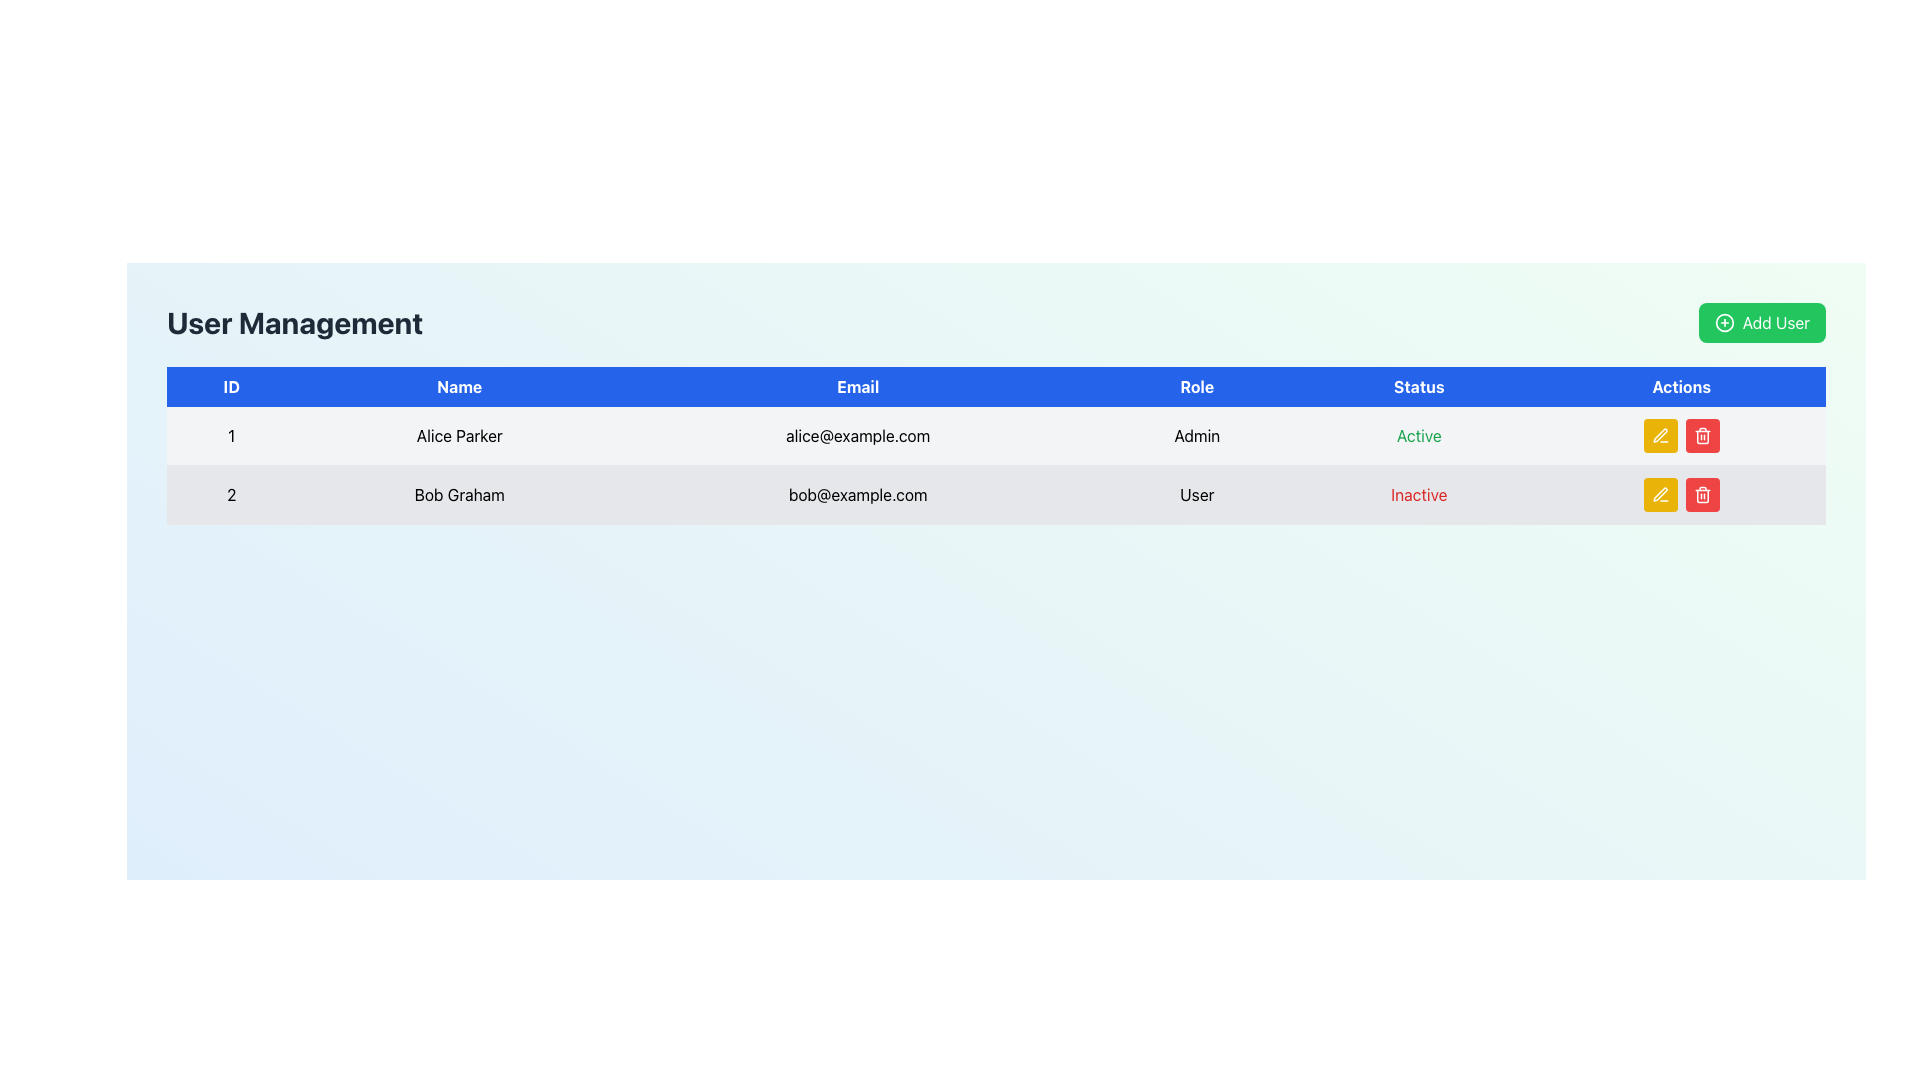  Describe the element at coordinates (1660, 493) in the screenshot. I see `the small yellow pen icon in the 'Actions' column on the second row of the user table to initiate the edit action for the user 'Bob Graham'` at that location.